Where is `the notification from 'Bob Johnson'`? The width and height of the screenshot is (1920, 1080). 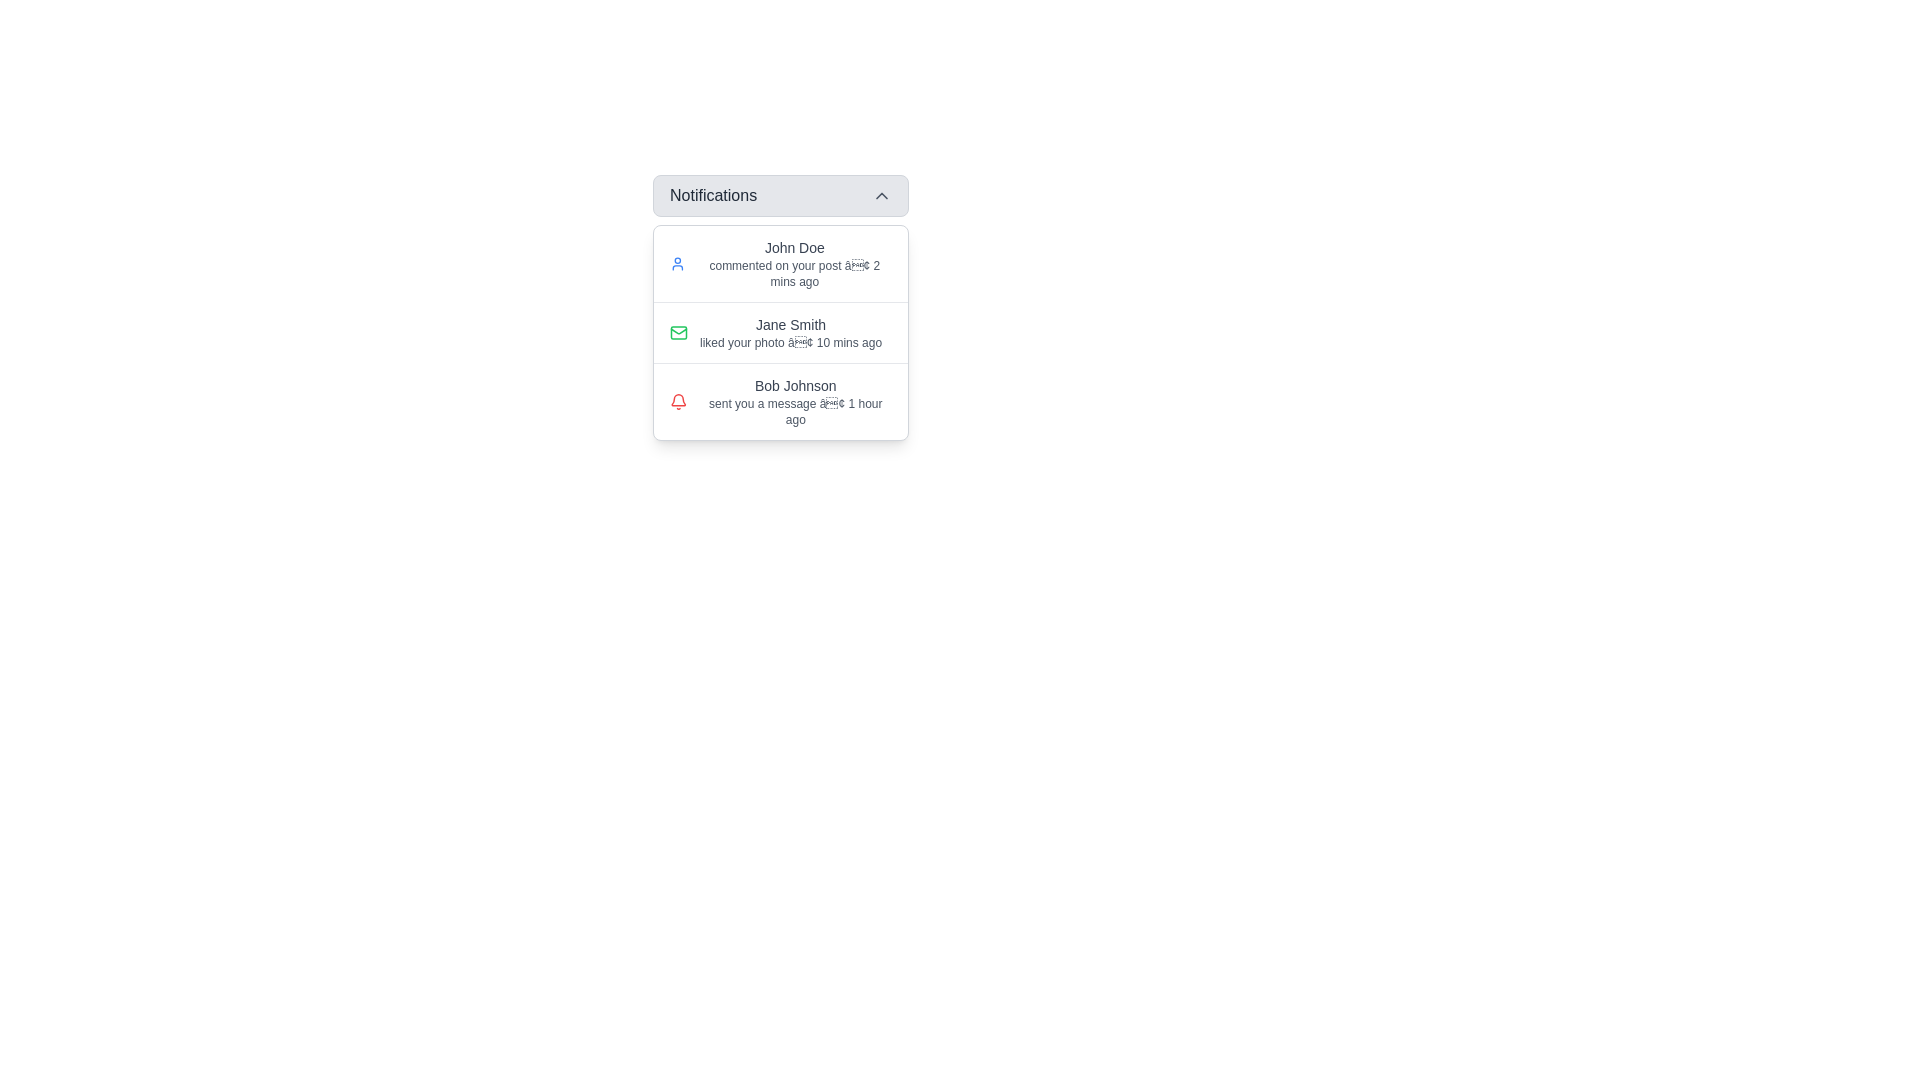 the notification from 'Bob Johnson' is located at coordinates (780, 401).